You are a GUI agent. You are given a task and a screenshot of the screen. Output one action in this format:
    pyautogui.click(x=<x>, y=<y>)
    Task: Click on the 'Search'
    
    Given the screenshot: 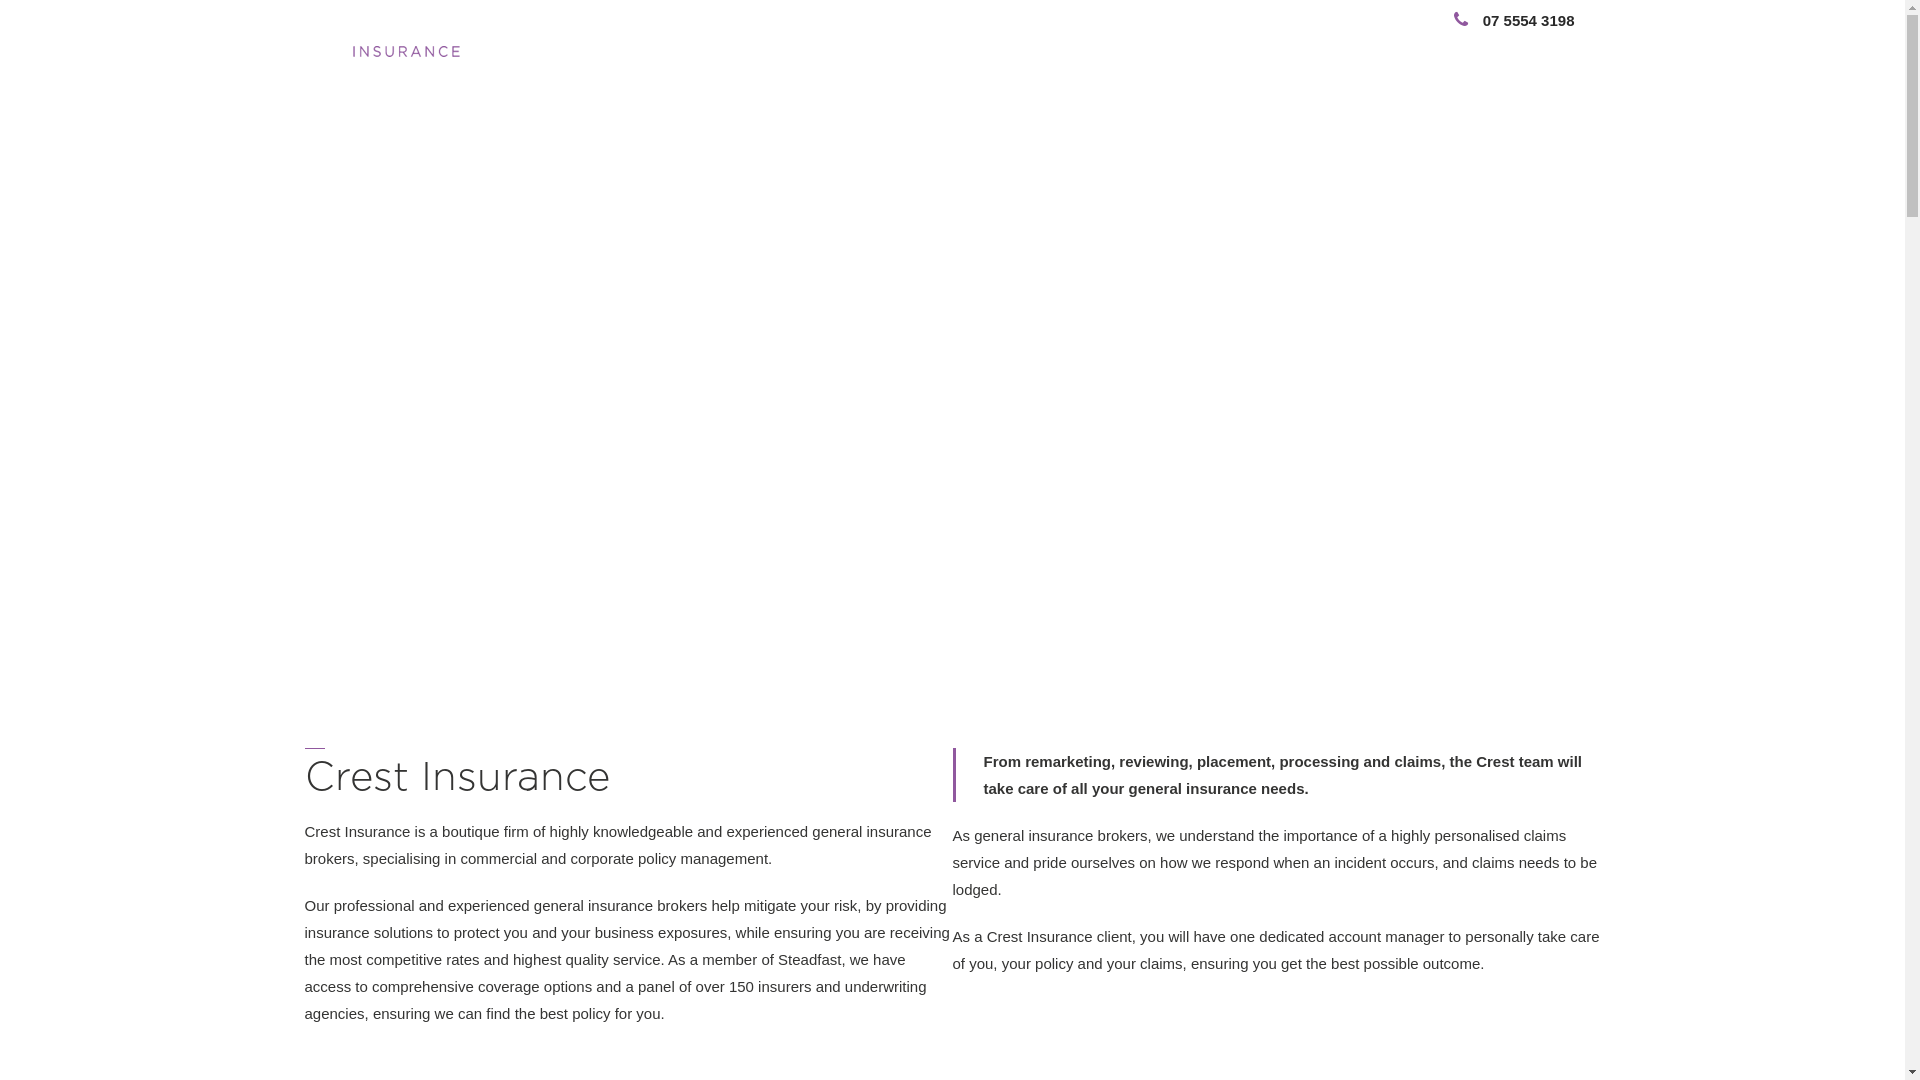 What is the action you would take?
    pyautogui.click(x=1507, y=45)
    